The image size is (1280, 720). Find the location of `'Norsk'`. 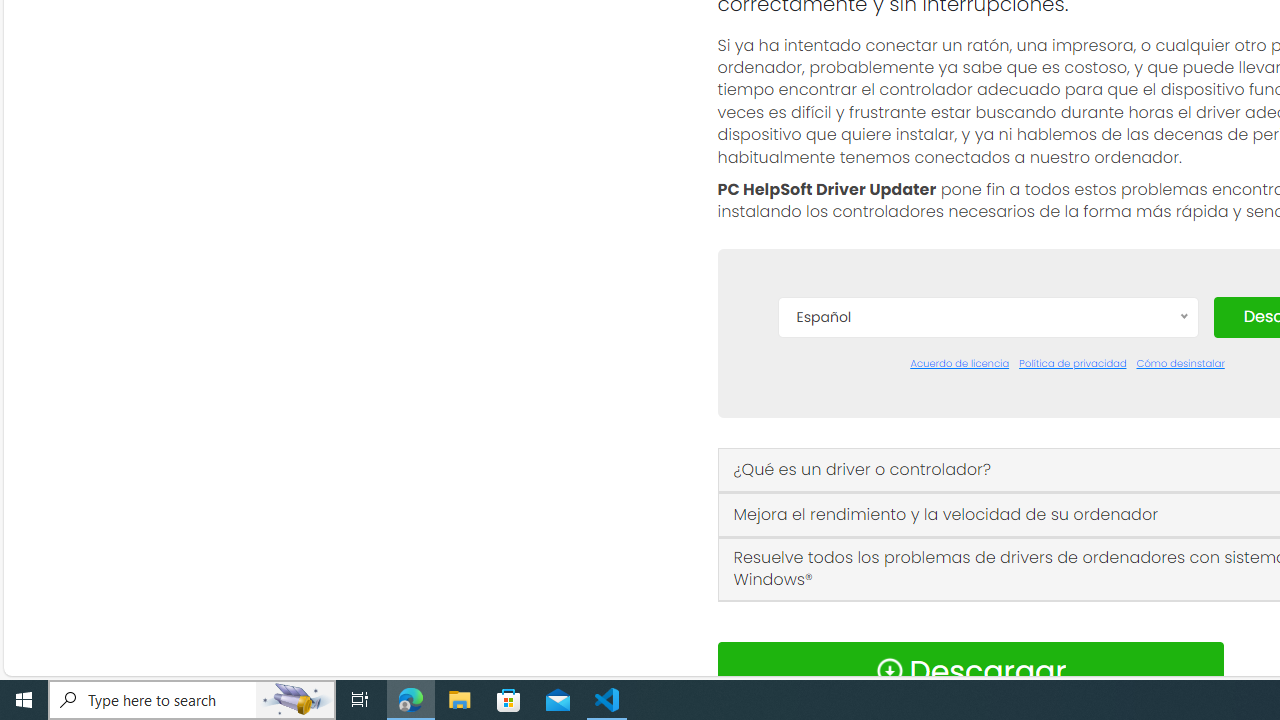

'Norsk' is located at coordinates (987, 652).